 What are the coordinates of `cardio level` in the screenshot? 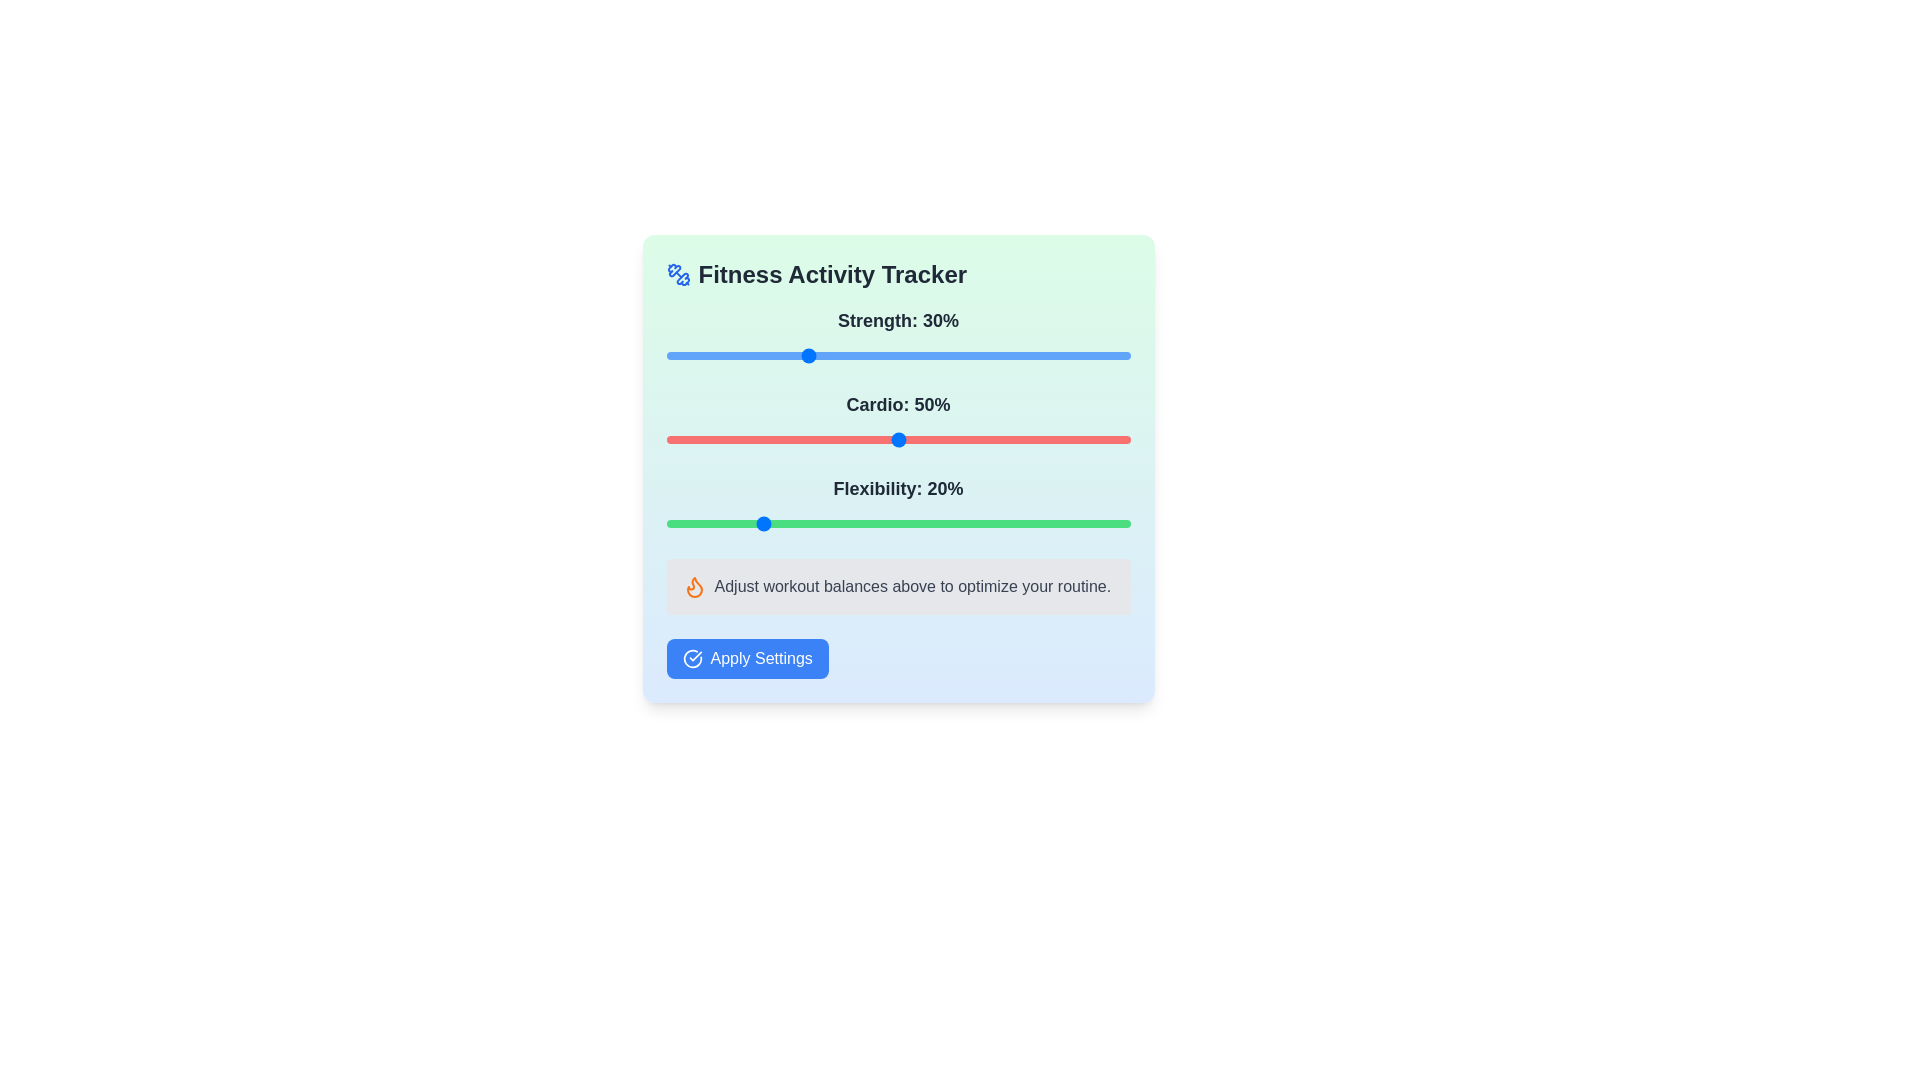 It's located at (883, 438).